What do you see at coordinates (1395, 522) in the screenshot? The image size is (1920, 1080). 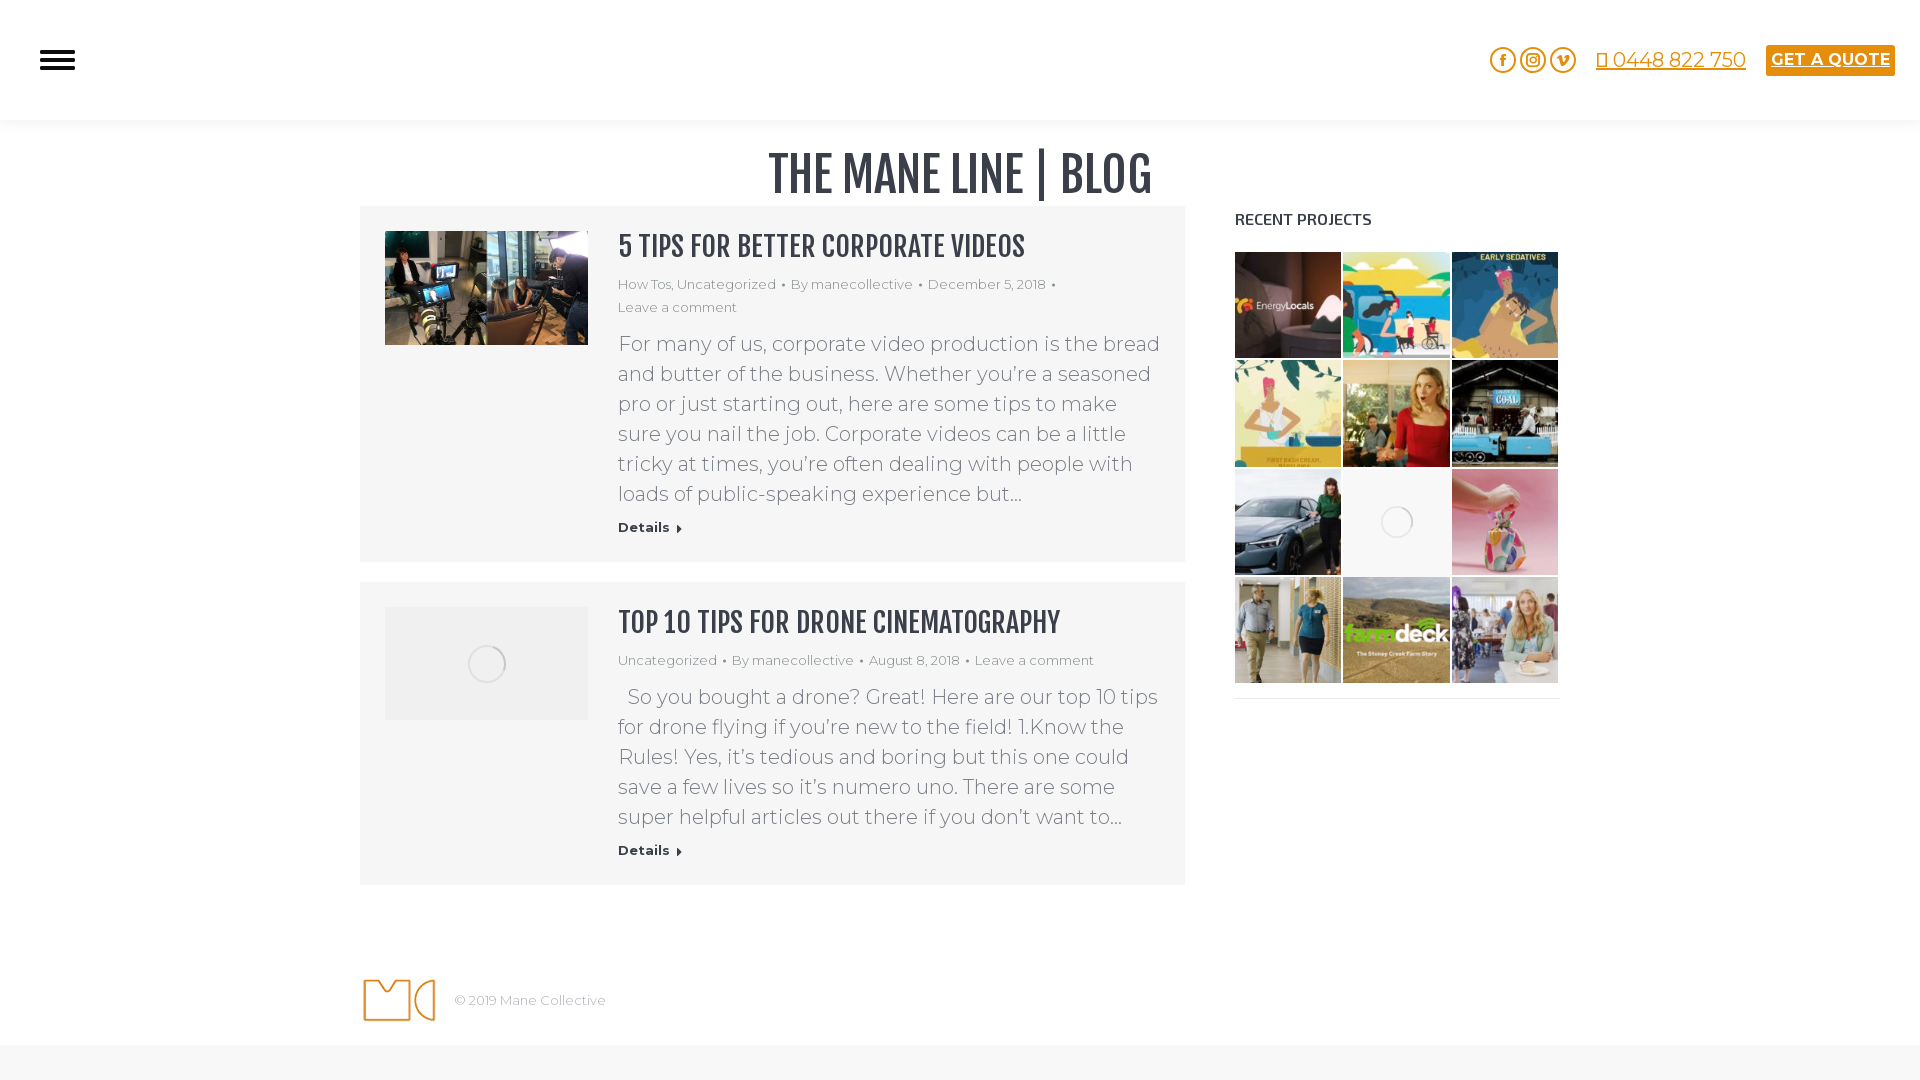 I see `'Dharawal | People Places Stories | WCC'` at bounding box center [1395, 522].